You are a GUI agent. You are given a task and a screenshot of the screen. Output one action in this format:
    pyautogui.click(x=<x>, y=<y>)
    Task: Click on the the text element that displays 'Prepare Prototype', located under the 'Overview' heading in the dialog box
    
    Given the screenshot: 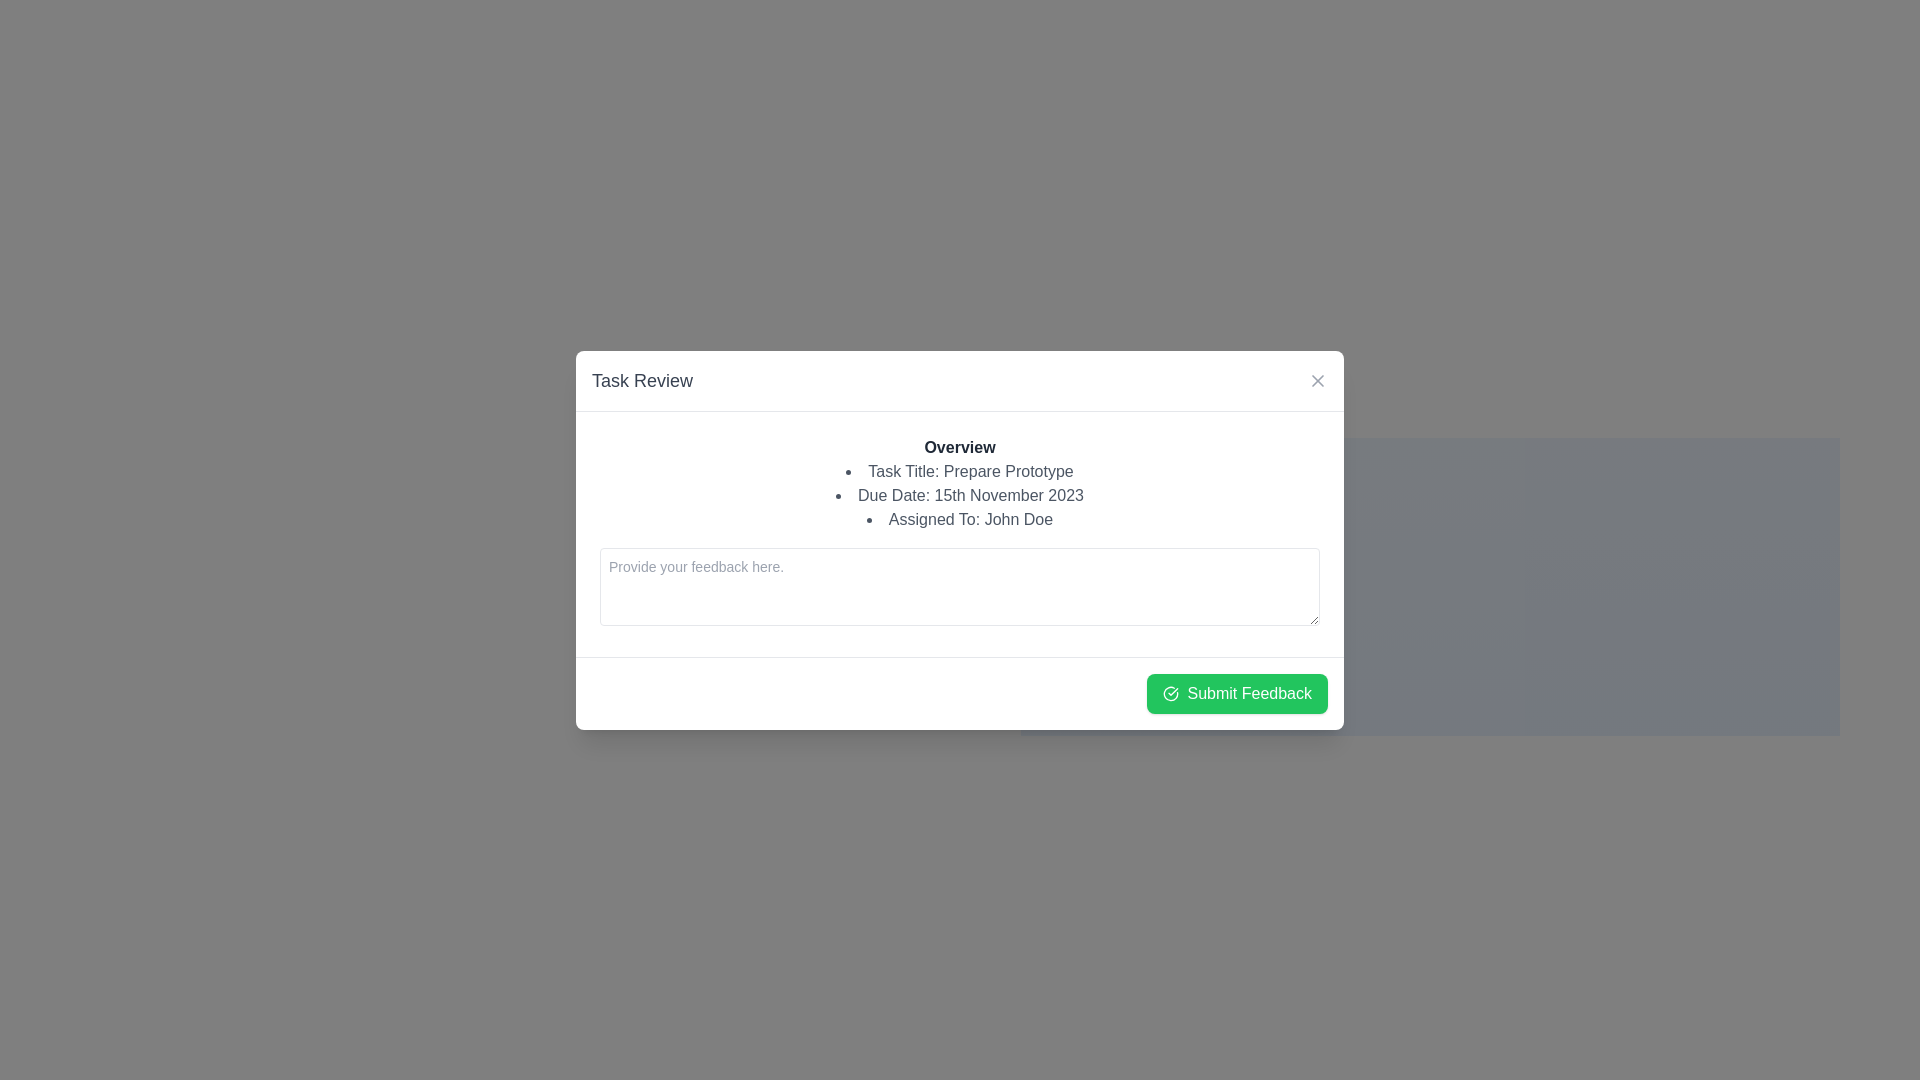 What is the action you would take?
    pyautogui.click(x=960, y=471)
    